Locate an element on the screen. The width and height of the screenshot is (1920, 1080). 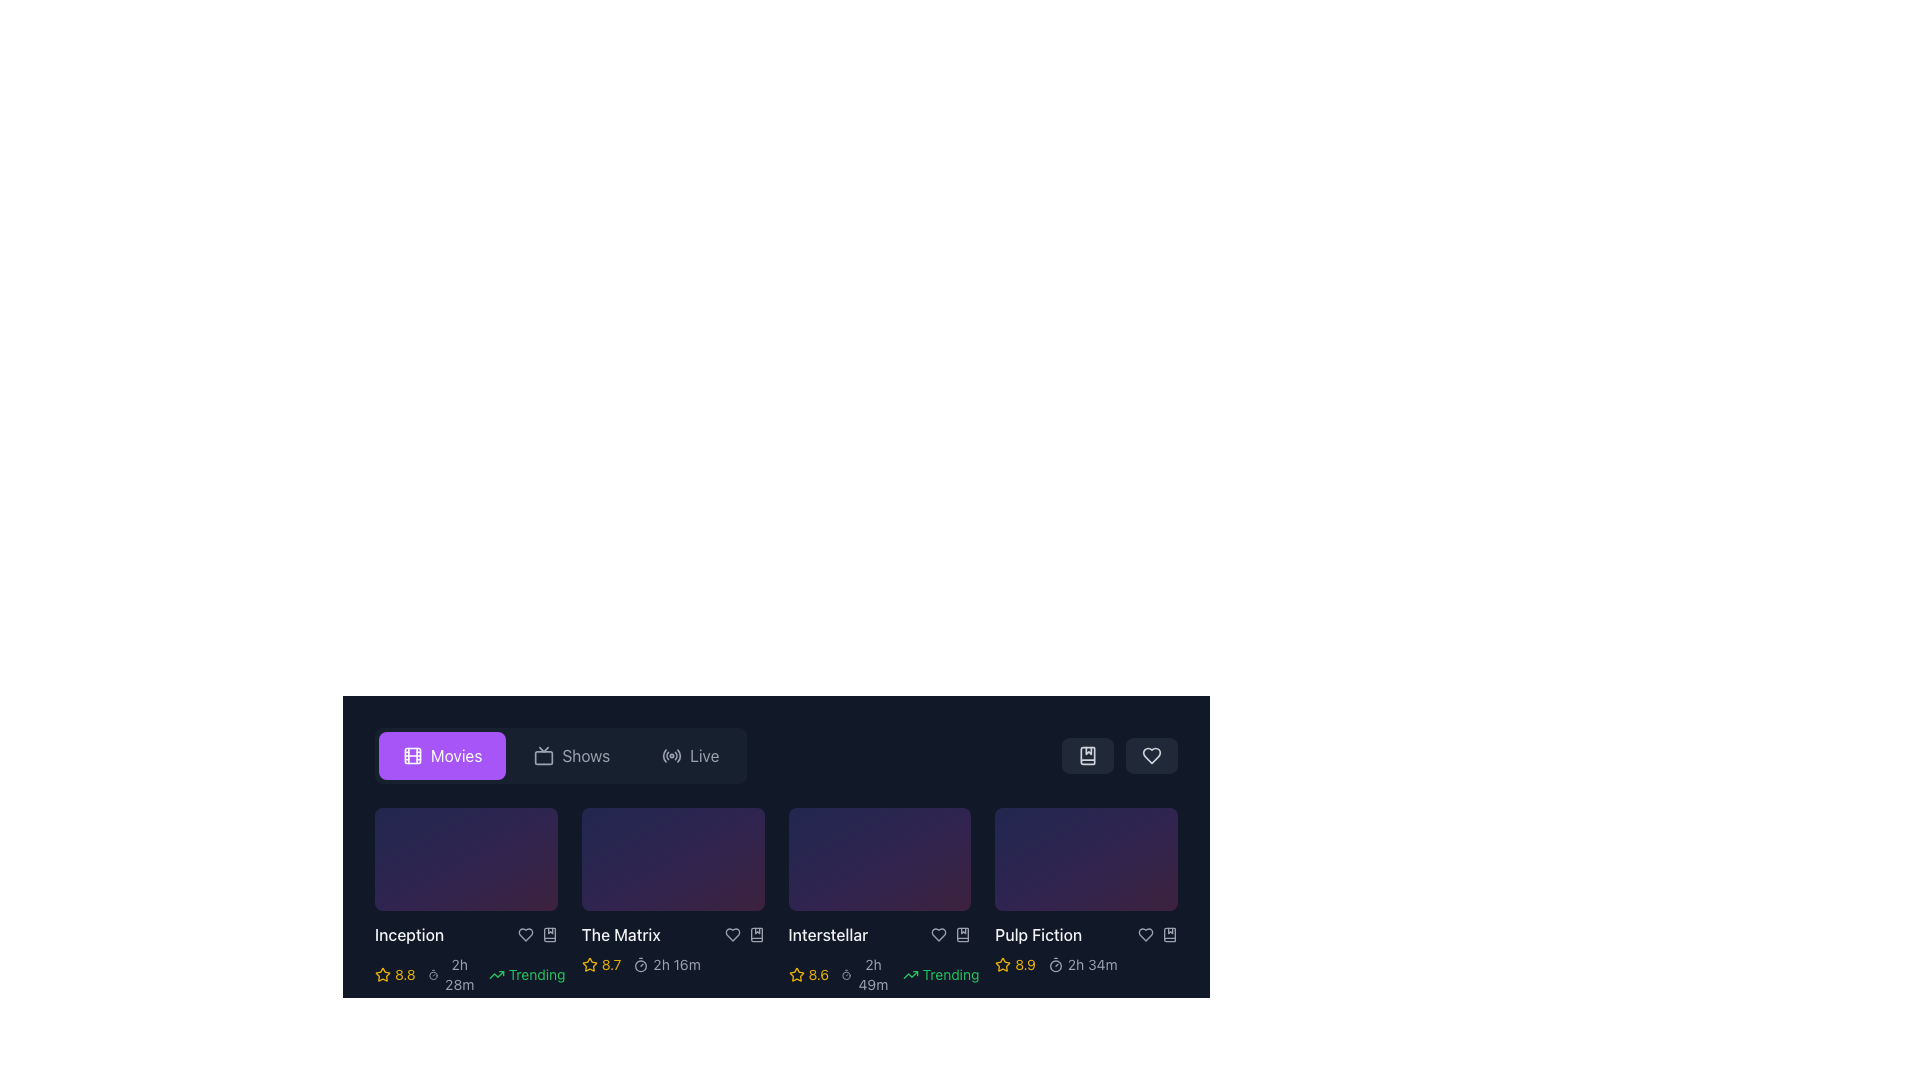
the duration text of the movie displayed in the 'Pulp Fiction' section, located to the right of the rating indication (8.9) and the yellow star icon is located at coordinates (1081, 963).